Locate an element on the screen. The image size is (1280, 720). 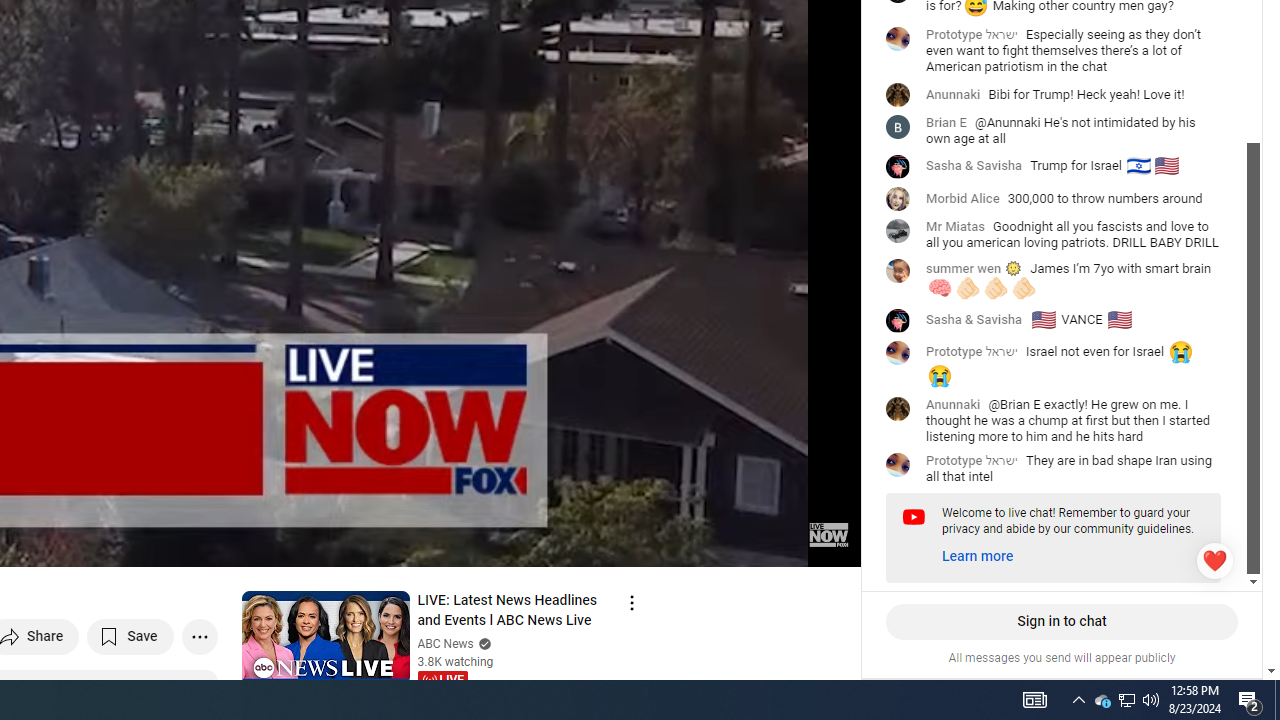
'Theater mode keyboard shortcut t' is located at coordinates (775, 543).